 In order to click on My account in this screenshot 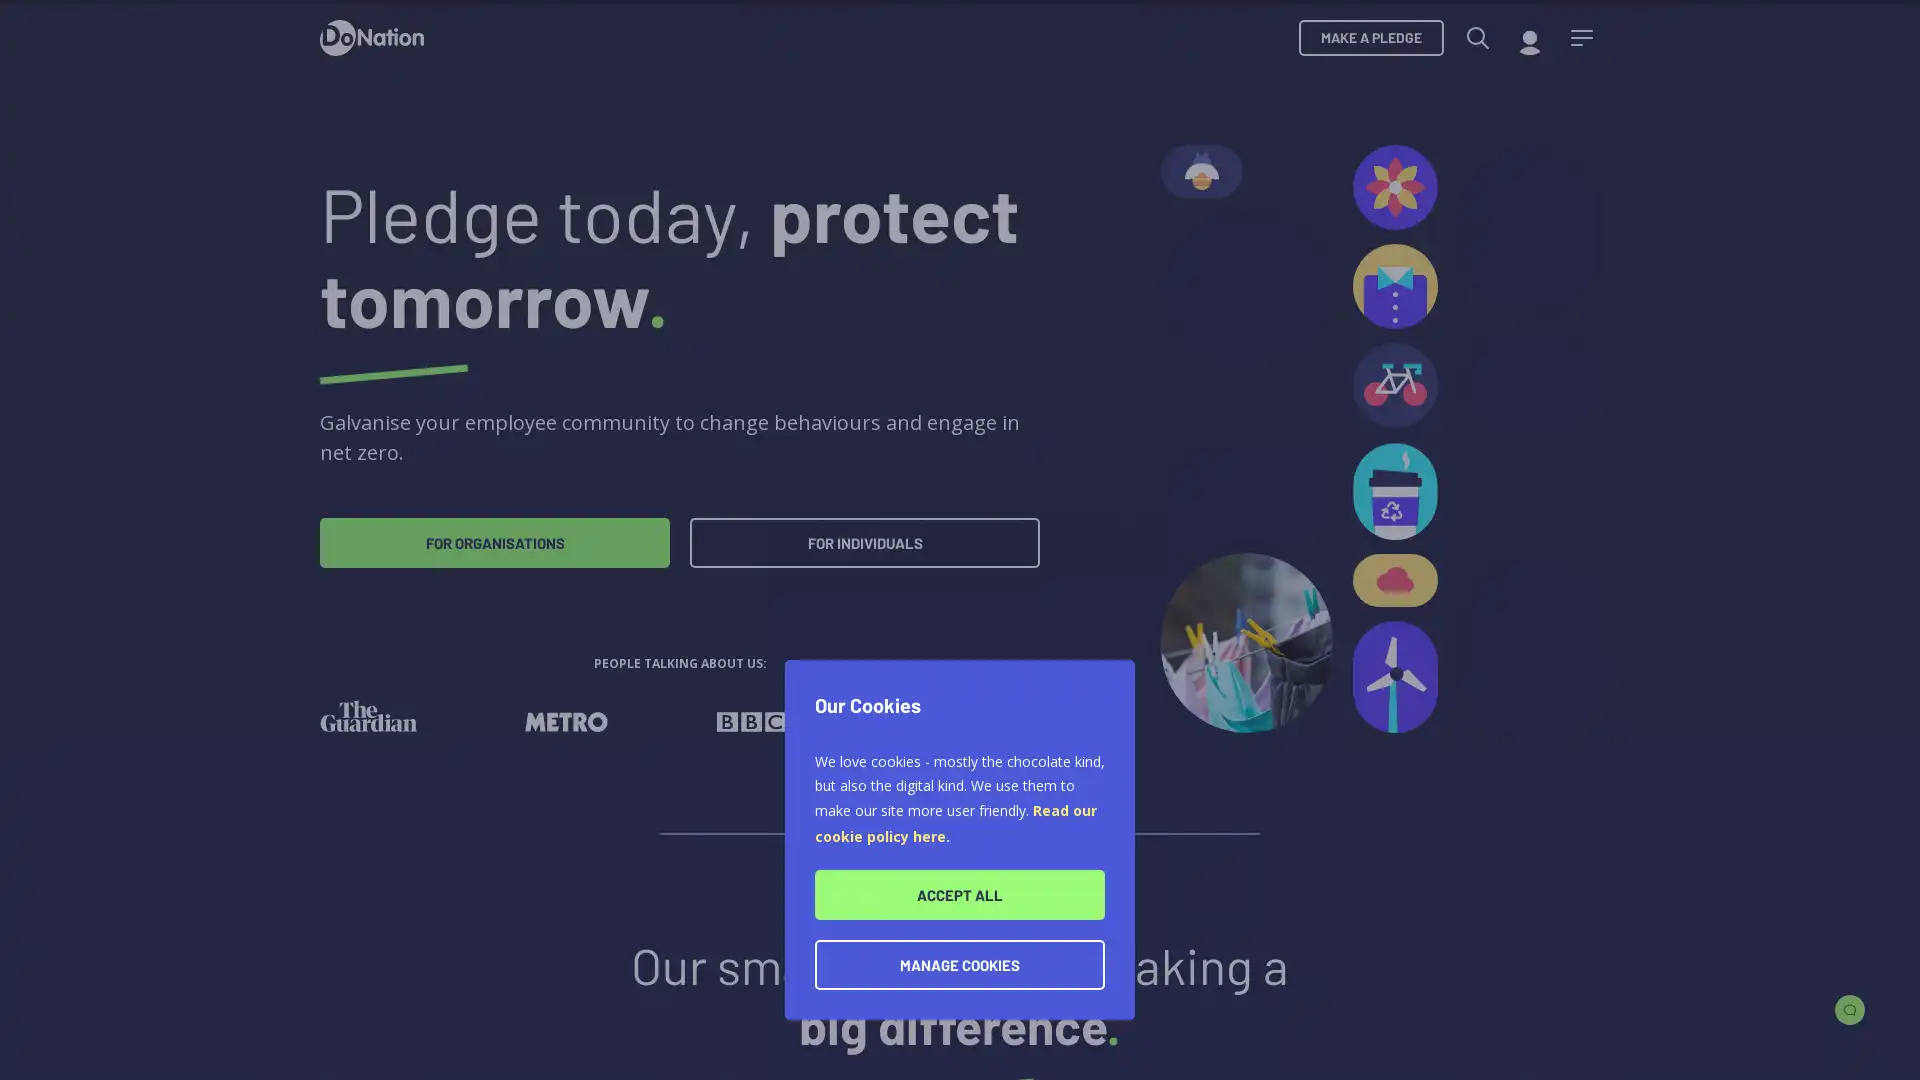, I will do `click(1529, 38)`.